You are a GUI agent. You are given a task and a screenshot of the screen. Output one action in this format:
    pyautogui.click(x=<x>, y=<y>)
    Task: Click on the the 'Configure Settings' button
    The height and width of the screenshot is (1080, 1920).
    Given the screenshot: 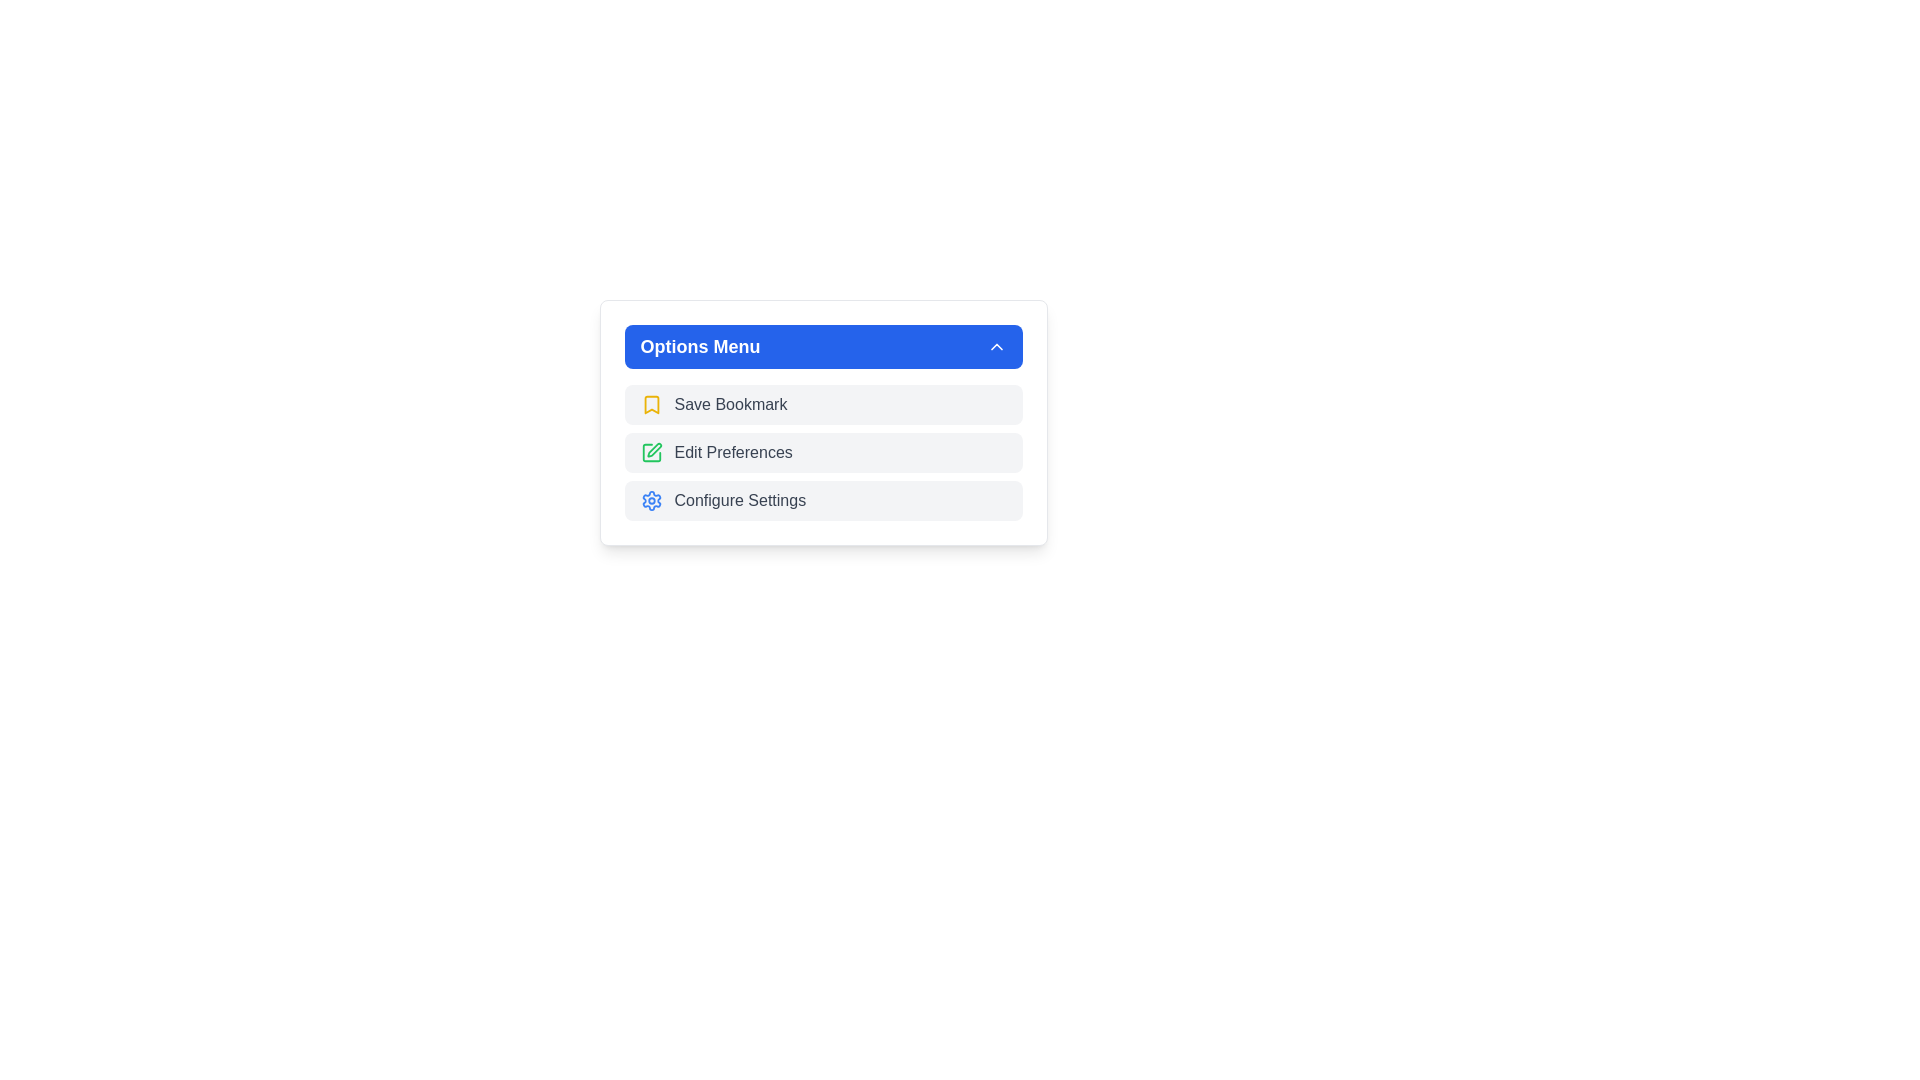 What is the action you would take?
    pyautogui.click(x=823, y=500)
    